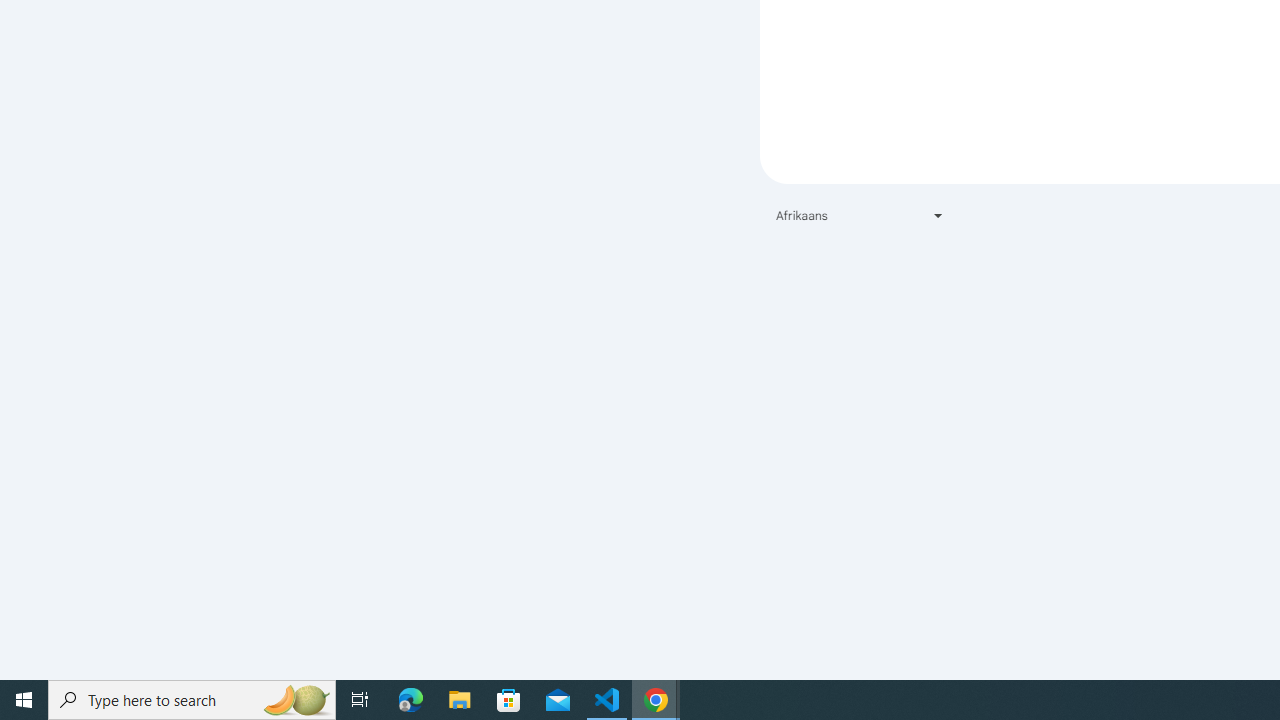  What do you see at coordinates (459, 698) in the screenshot?
I see `'File Explorer'` at bounding box center [459, 698].